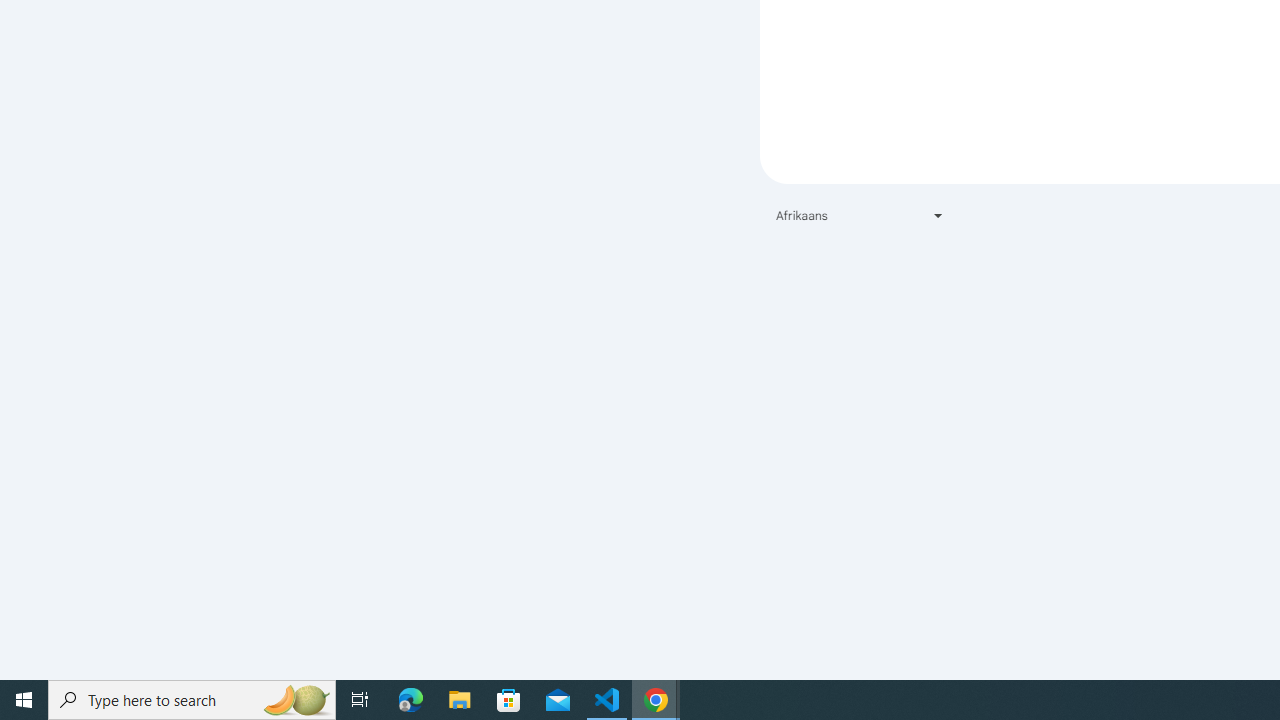  What do you see at coordinates (459, 698) in the screenshot?
I see `'File Explorer'` at bounding box center [459, 698].